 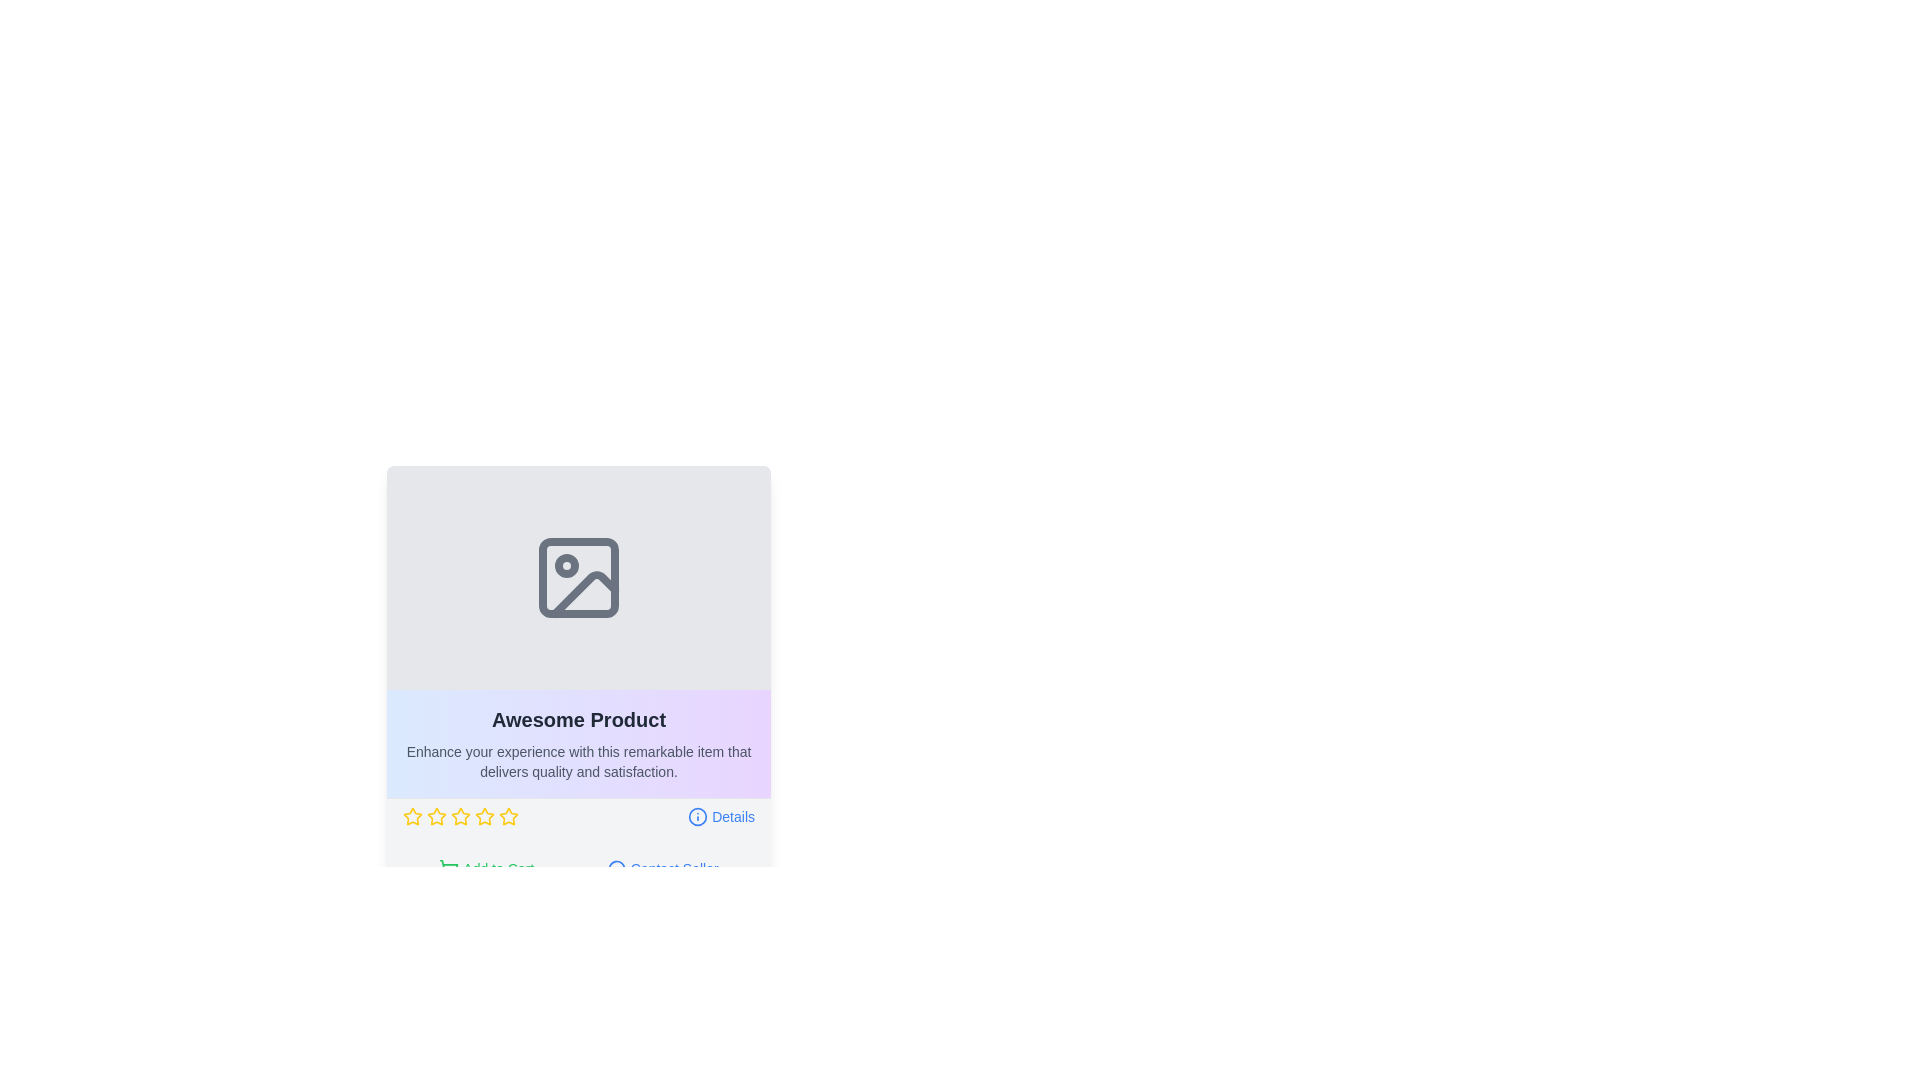 What do you see at coordinates (459, 817) in the screenshot?
I see `the fifth yellow star icon in the rating system located below the card header and product description` at bounding box center [459, 817].